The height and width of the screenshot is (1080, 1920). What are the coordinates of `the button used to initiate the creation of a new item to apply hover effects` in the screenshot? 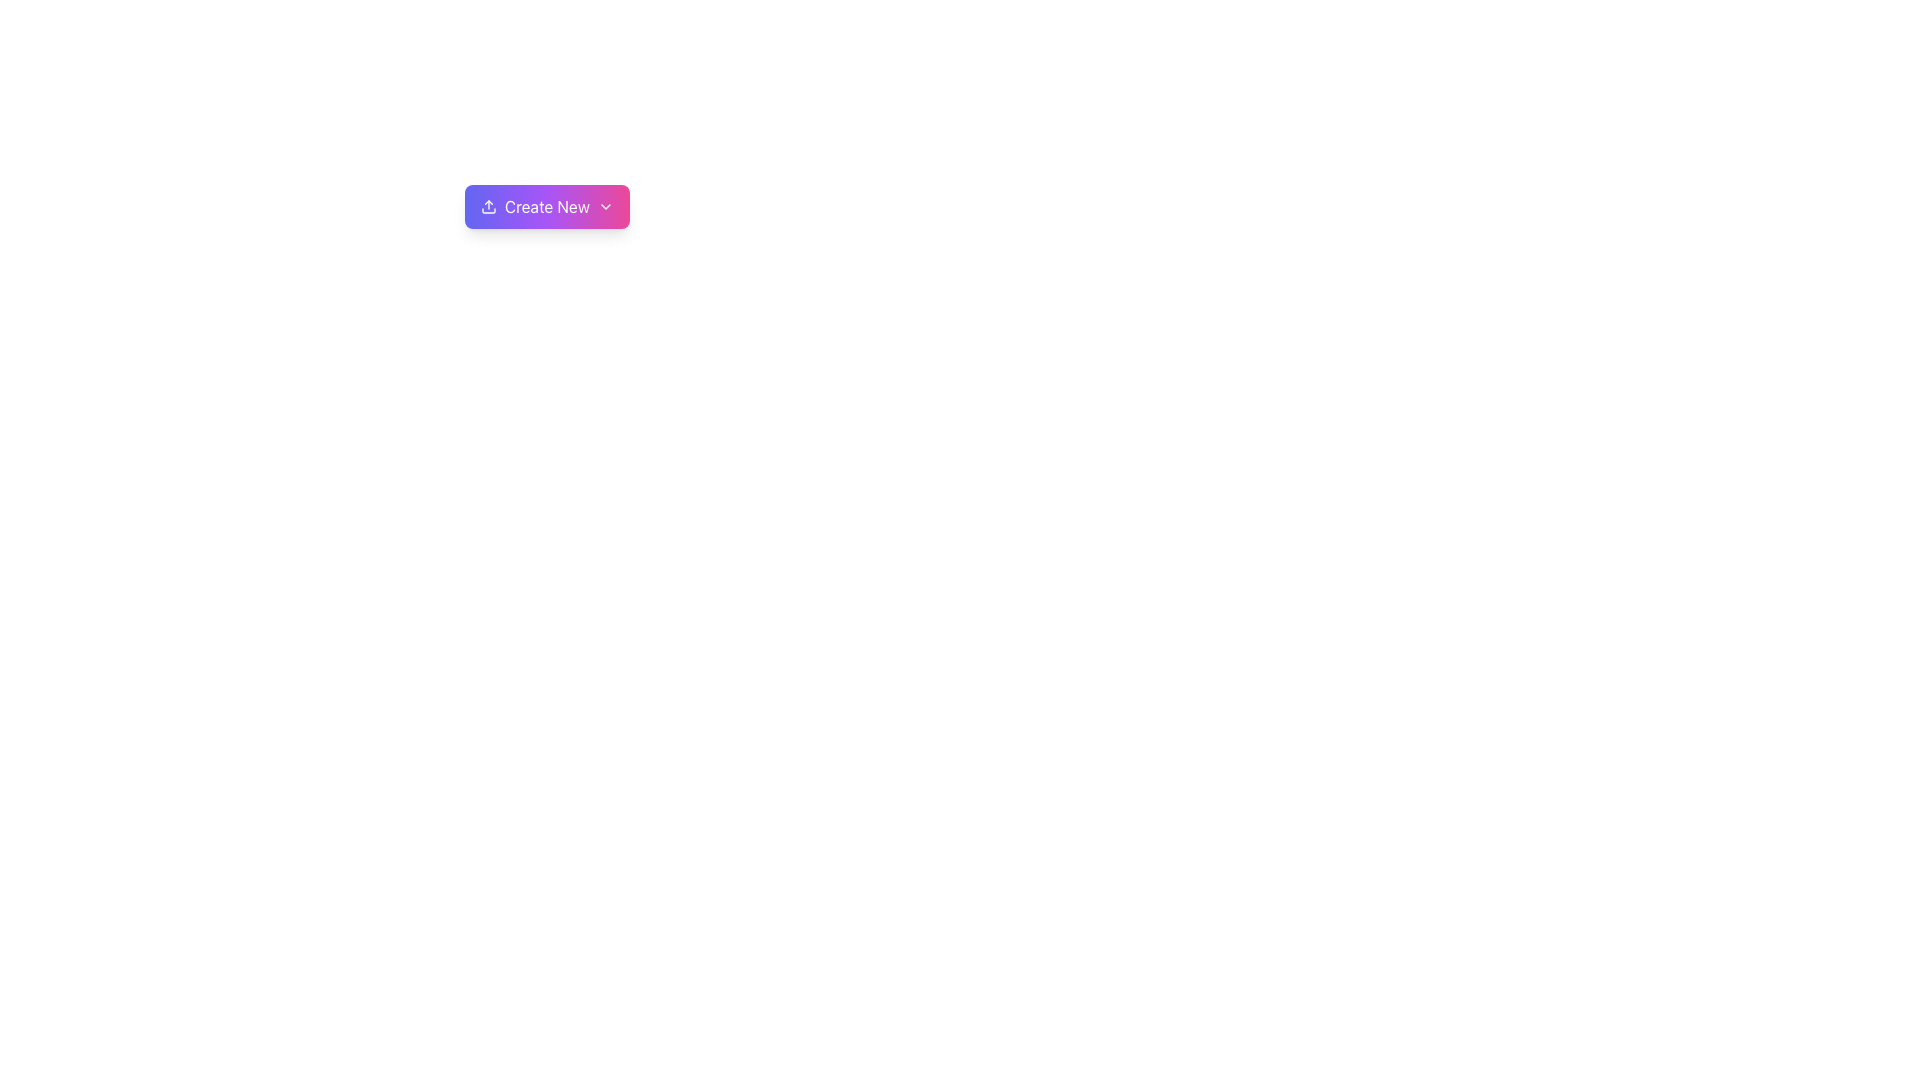 It's located at (547, 207).